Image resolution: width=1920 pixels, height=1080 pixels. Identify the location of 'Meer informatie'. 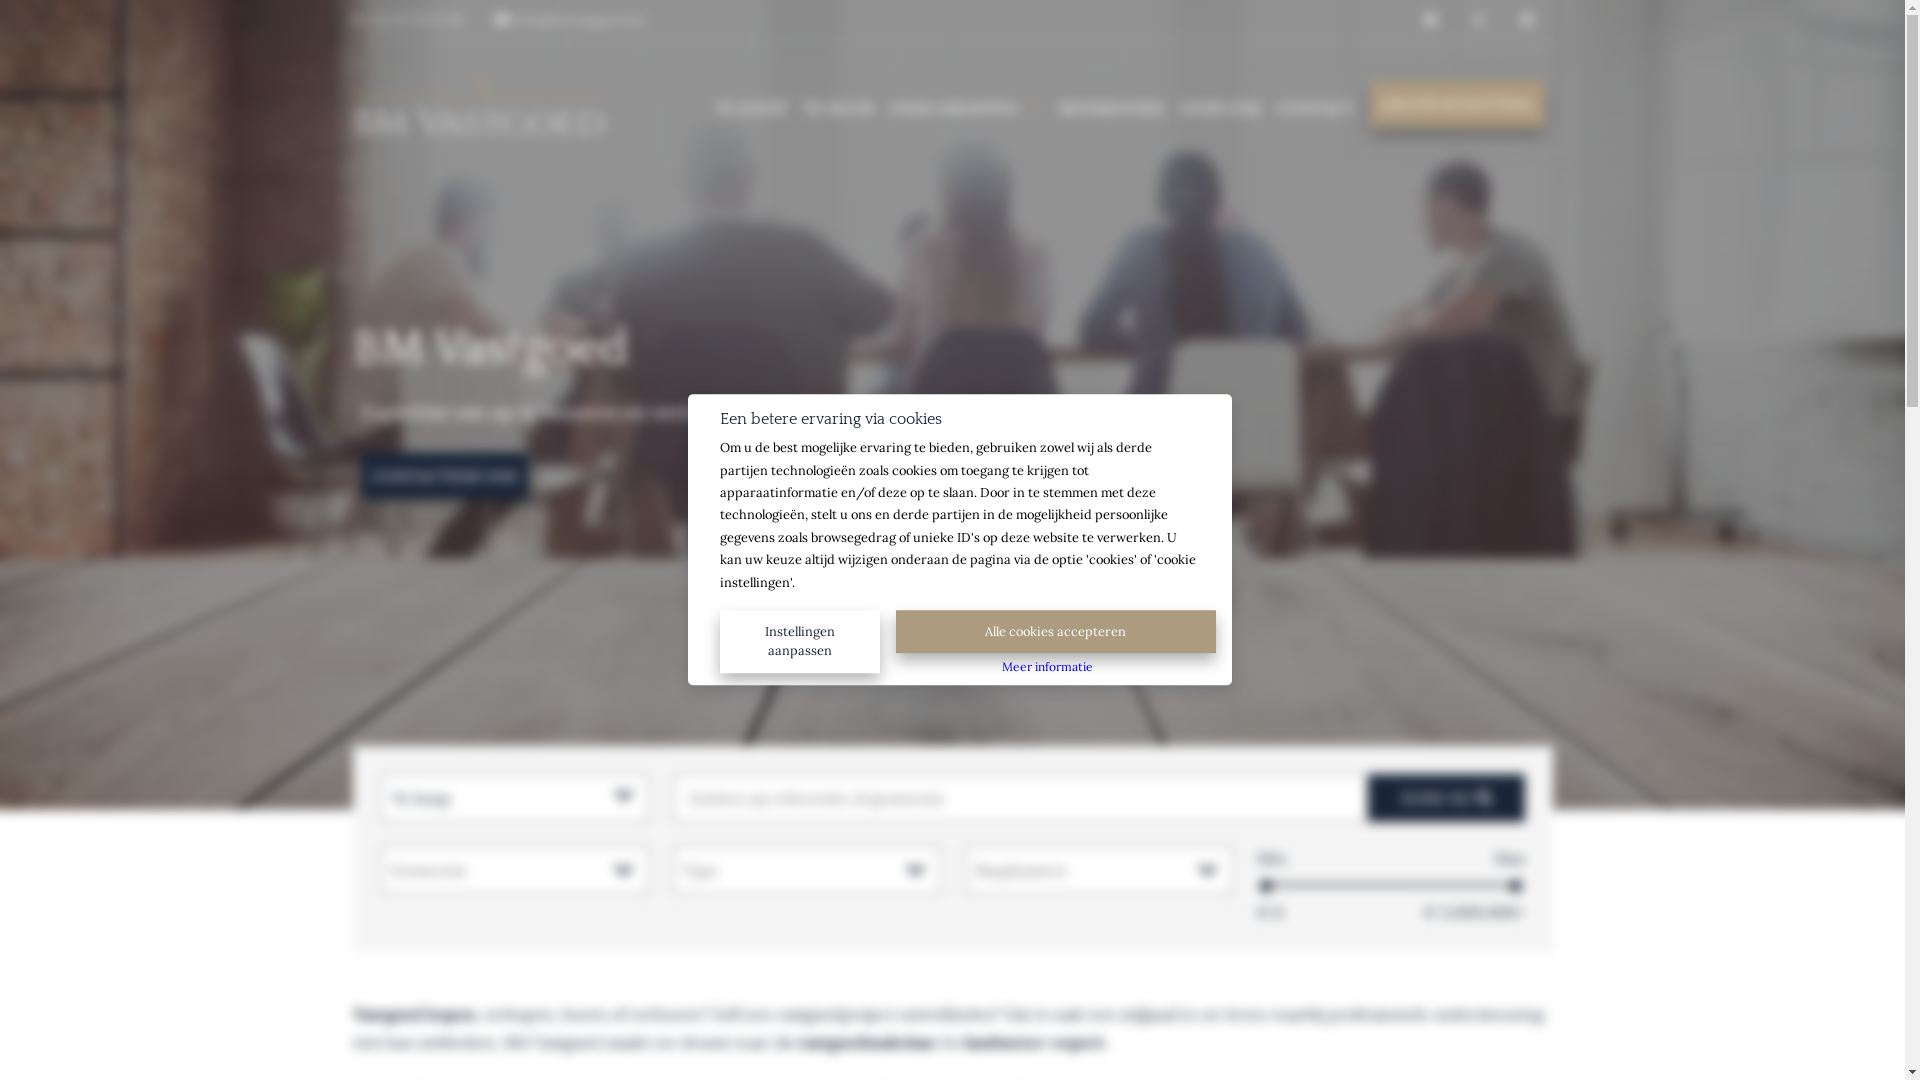
(1002, 666).